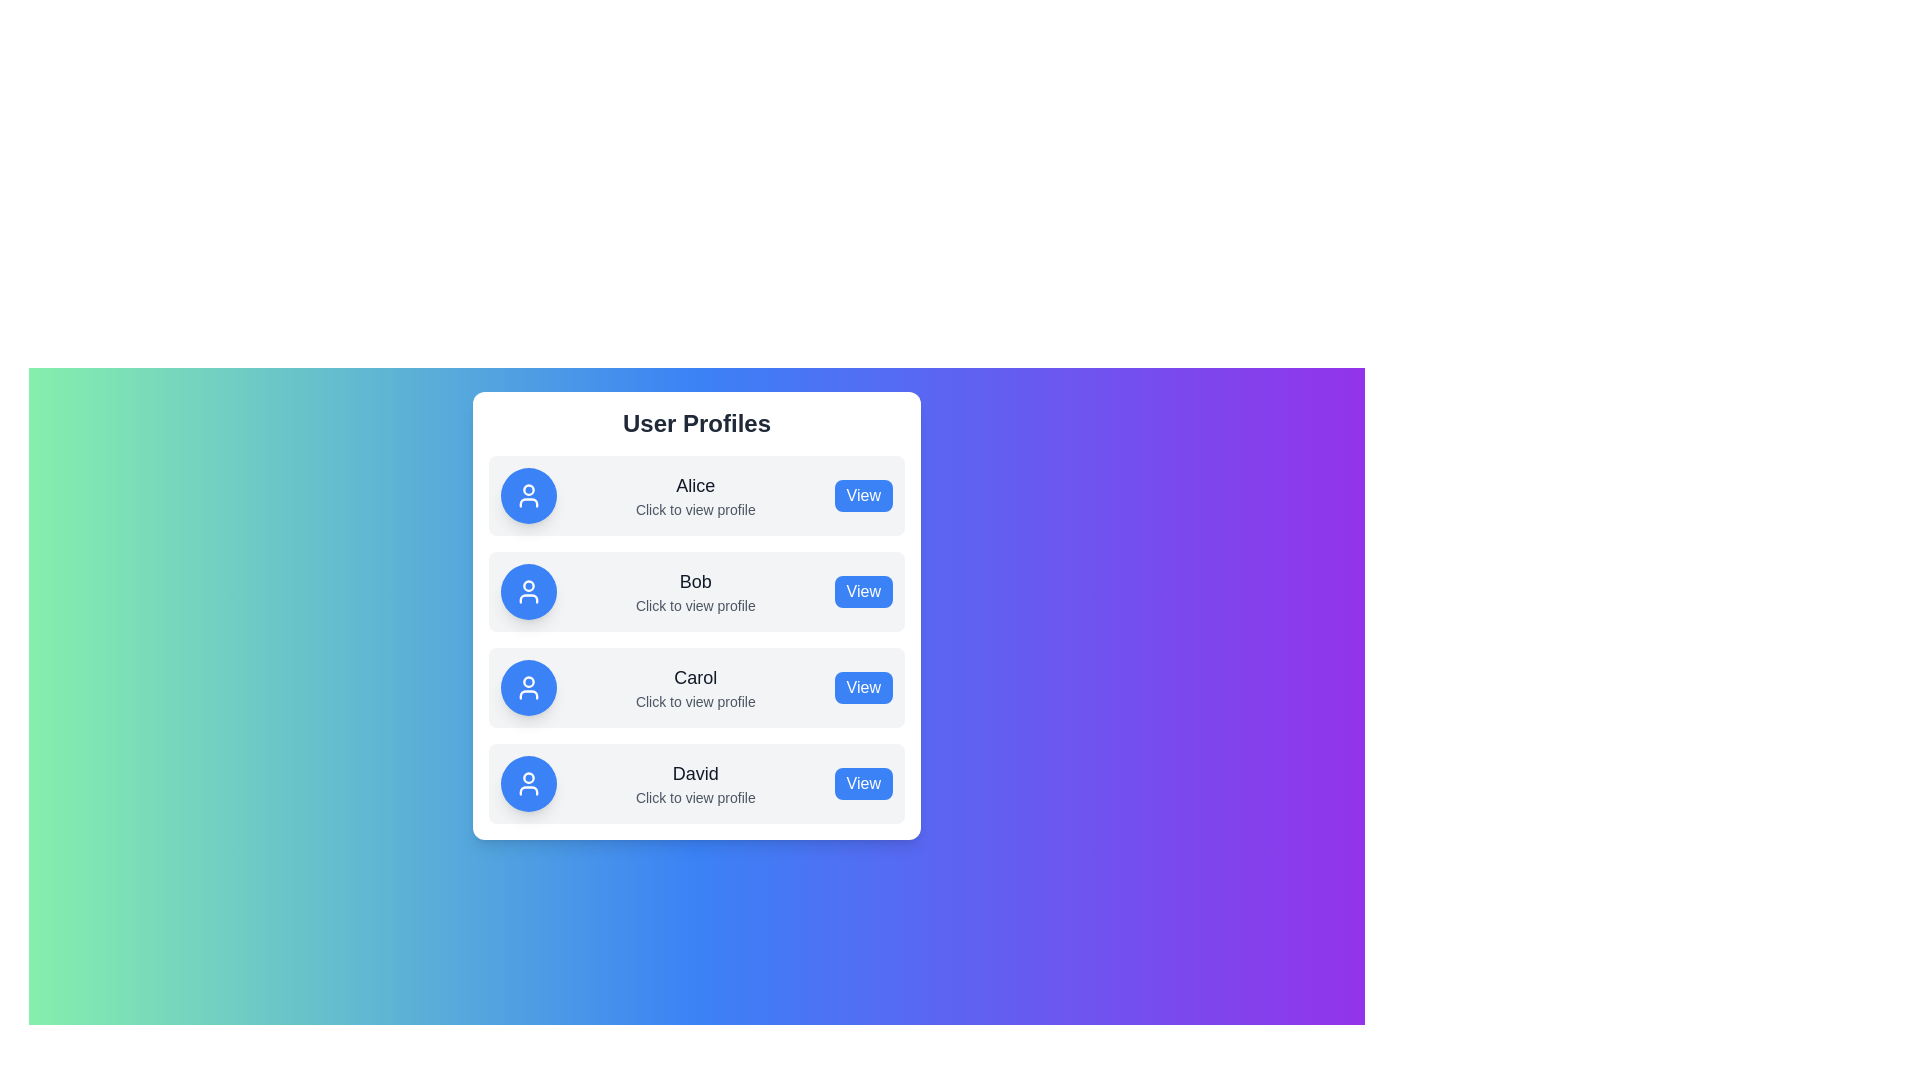 This screenshot has height=1080, width=1920. What do you see at coordinates (863, 495) in the screenshot?
I see `the blue rectangular button with rounded corners labeled 'View' located to the right of the list item for 'Alice'` at bounding box center [863, 495].